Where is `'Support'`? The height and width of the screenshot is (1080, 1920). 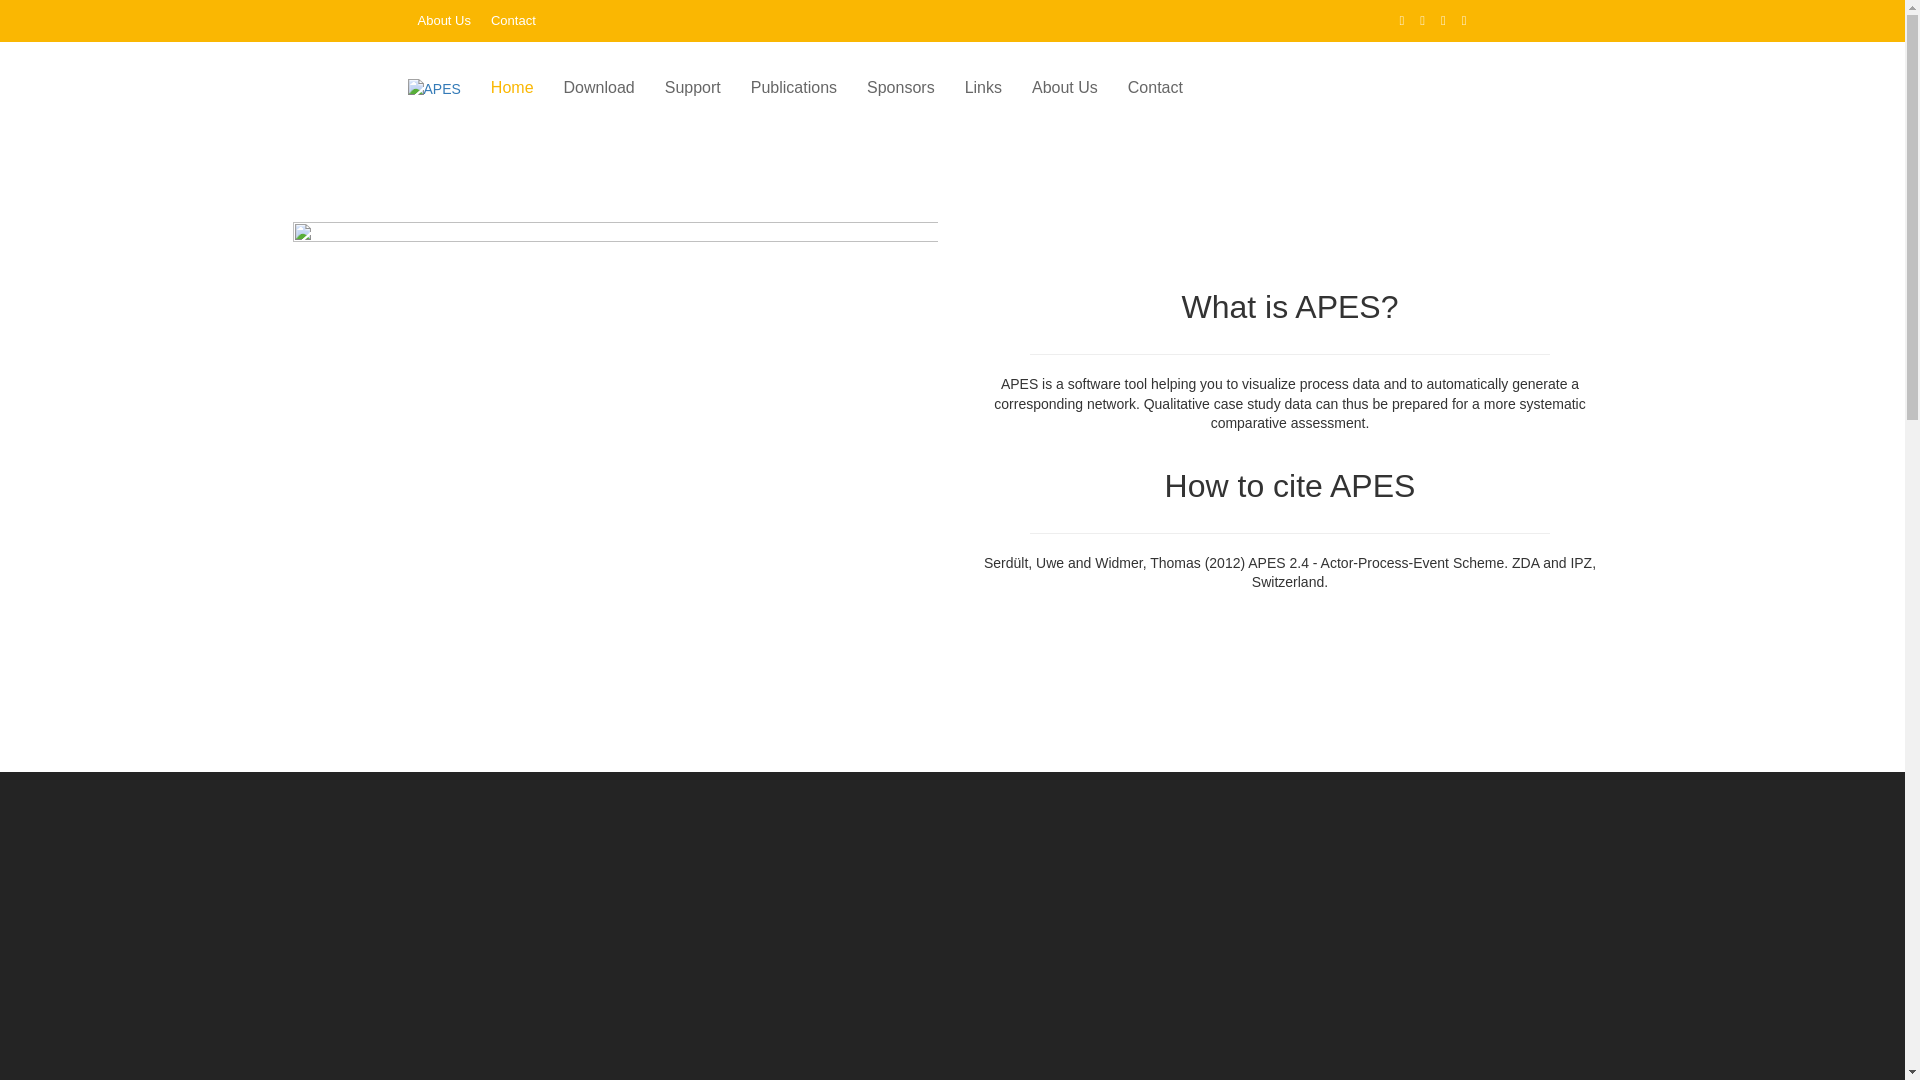 'Support' is located at coordinates (692, 87).